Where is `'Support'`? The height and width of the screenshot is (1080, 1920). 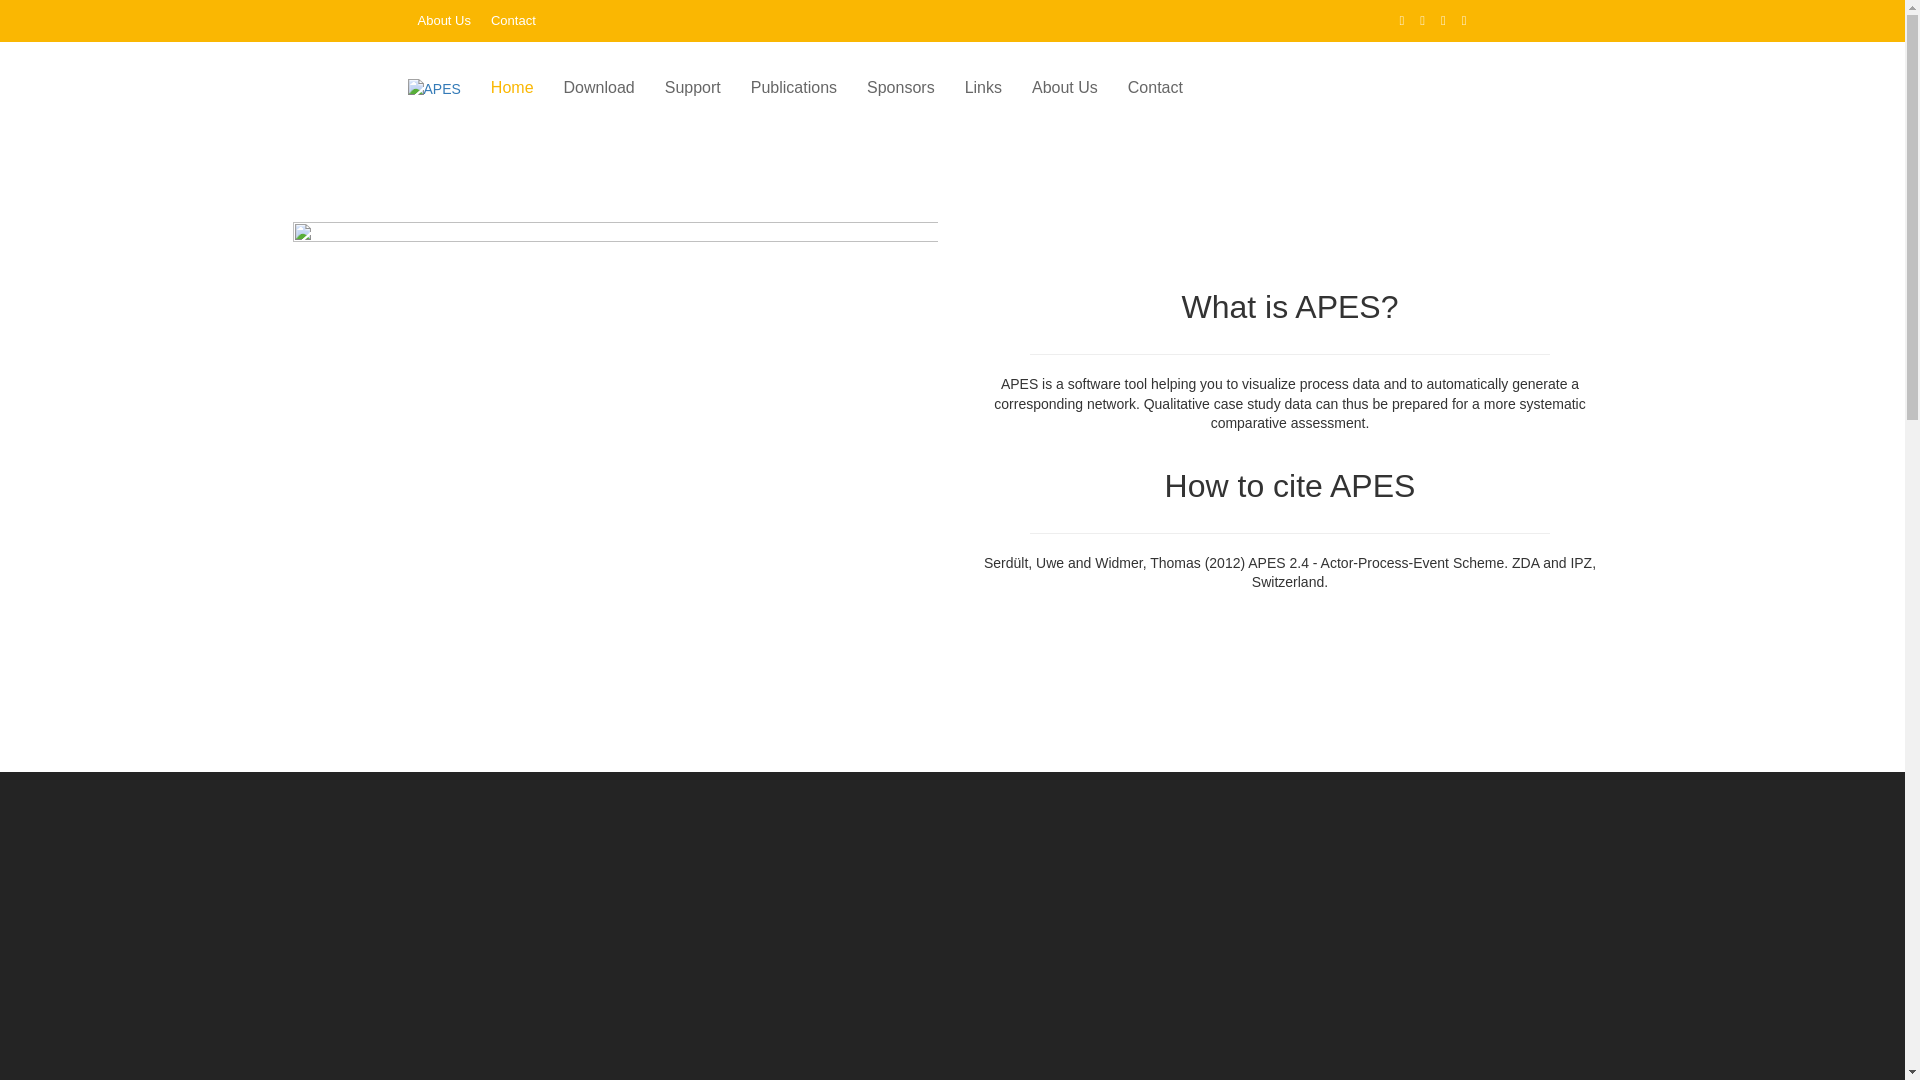 'Support' is located at coordinates (692, 87).